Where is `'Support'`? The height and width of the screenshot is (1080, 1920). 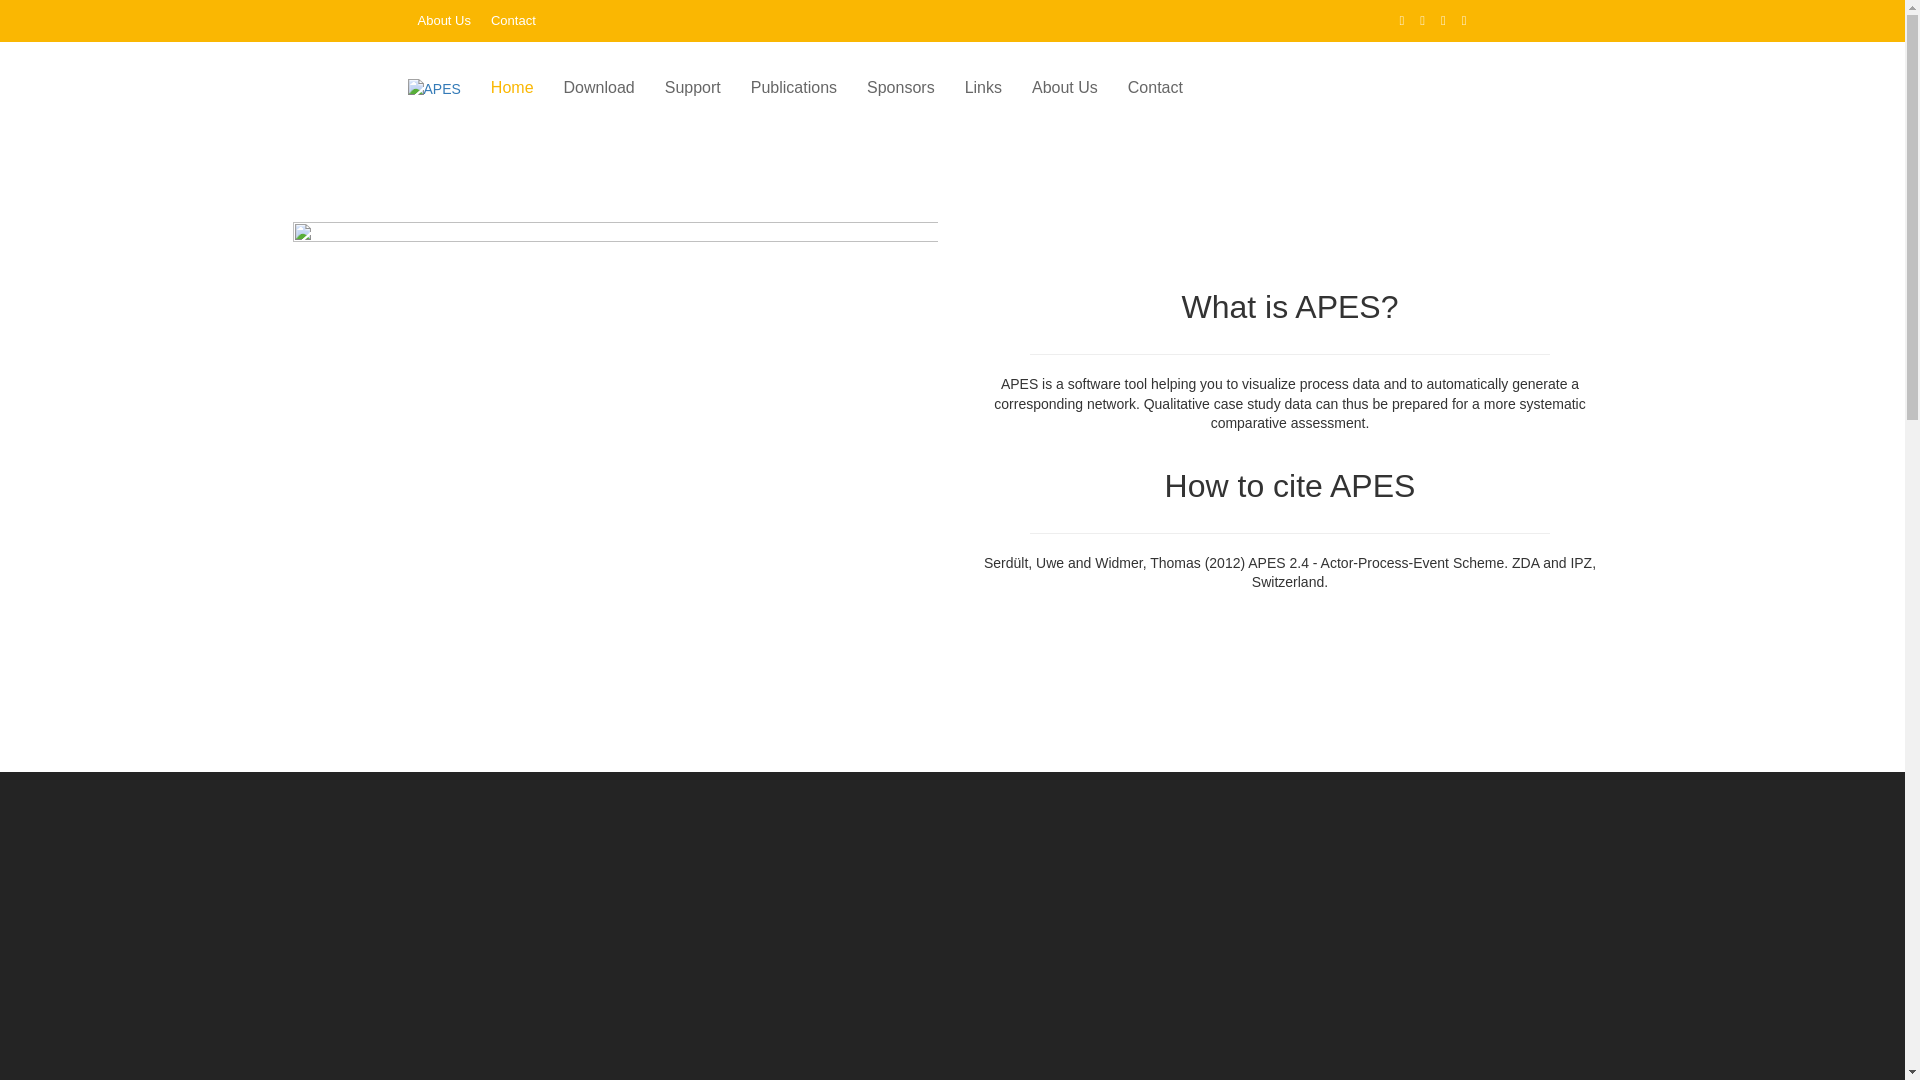 'Support' is located at coordinates (692, 87).